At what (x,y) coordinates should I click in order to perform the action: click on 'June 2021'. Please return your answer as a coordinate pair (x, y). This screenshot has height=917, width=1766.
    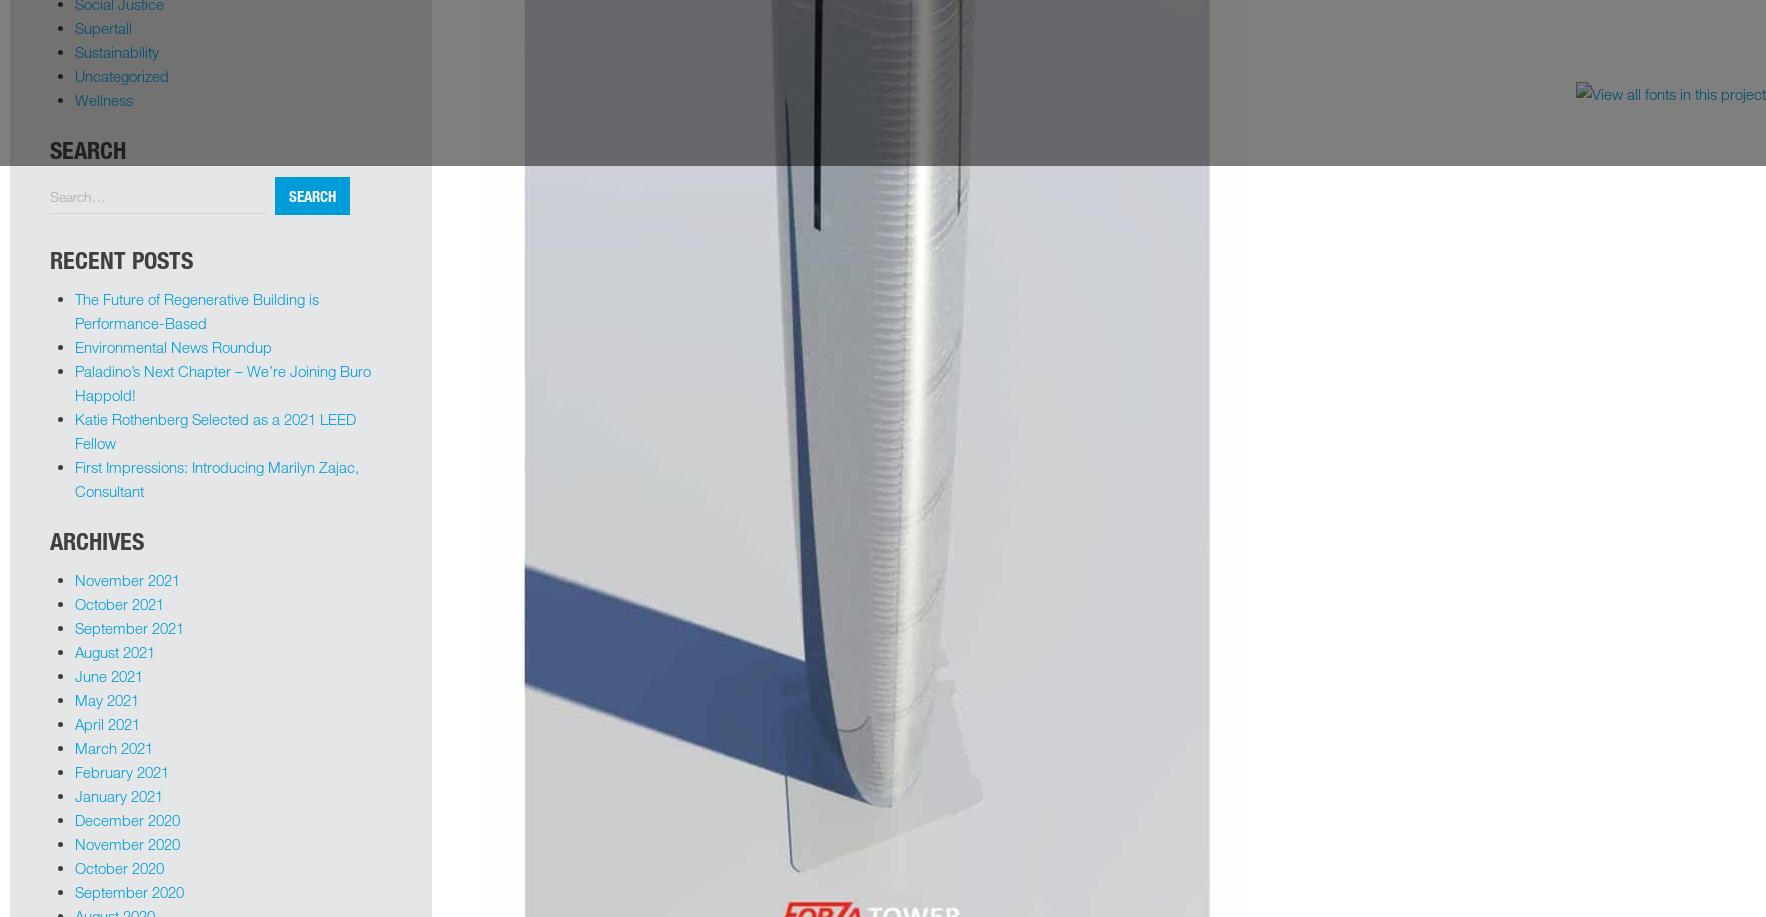
    Looking at the image, I should click on (107, 675).